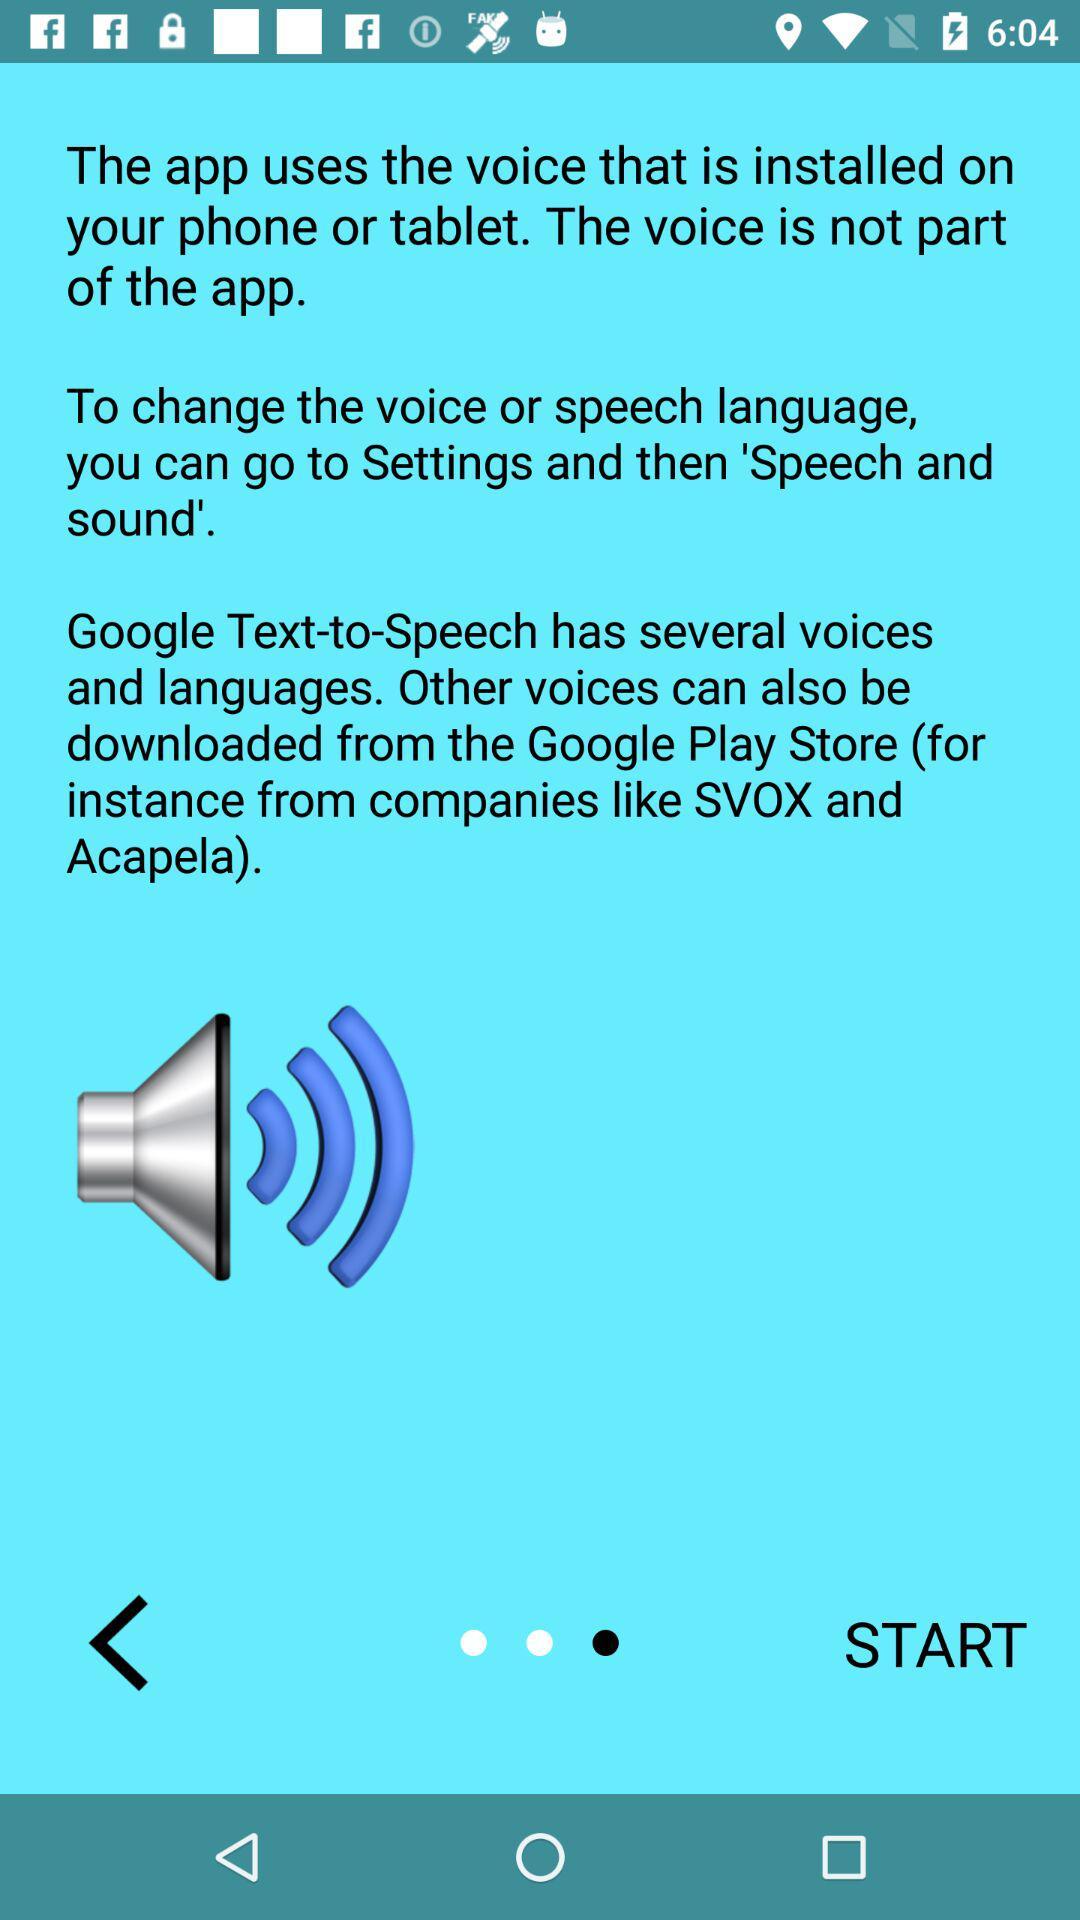 This screenshot has height=1920, width=1080. Describe the element at coordinates (246, 1147) in the screenshot. I see `icon on the left` at that location.